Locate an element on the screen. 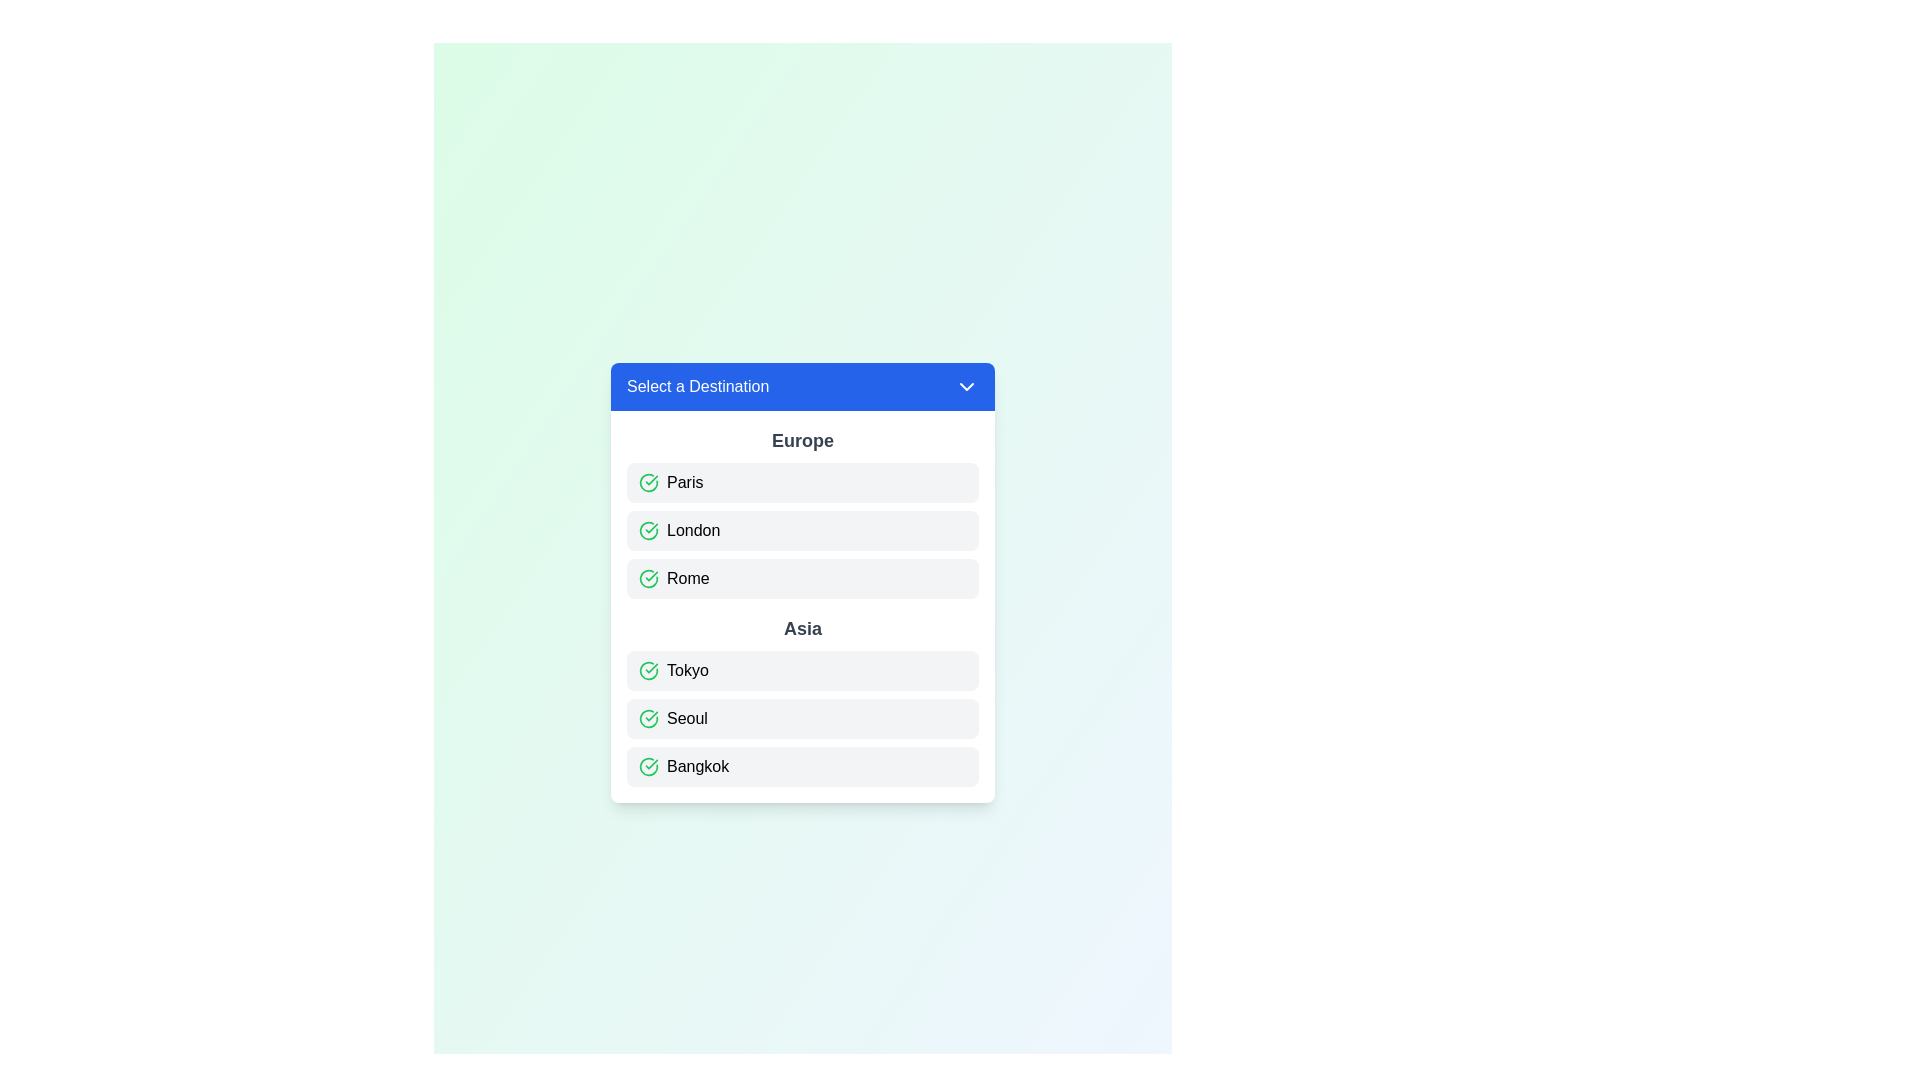 This screenshot has height=1080, width=1920. the 'Tokyo' choice in the dropdown menu under the 'Asia' category is located at coordinates (802, 671).